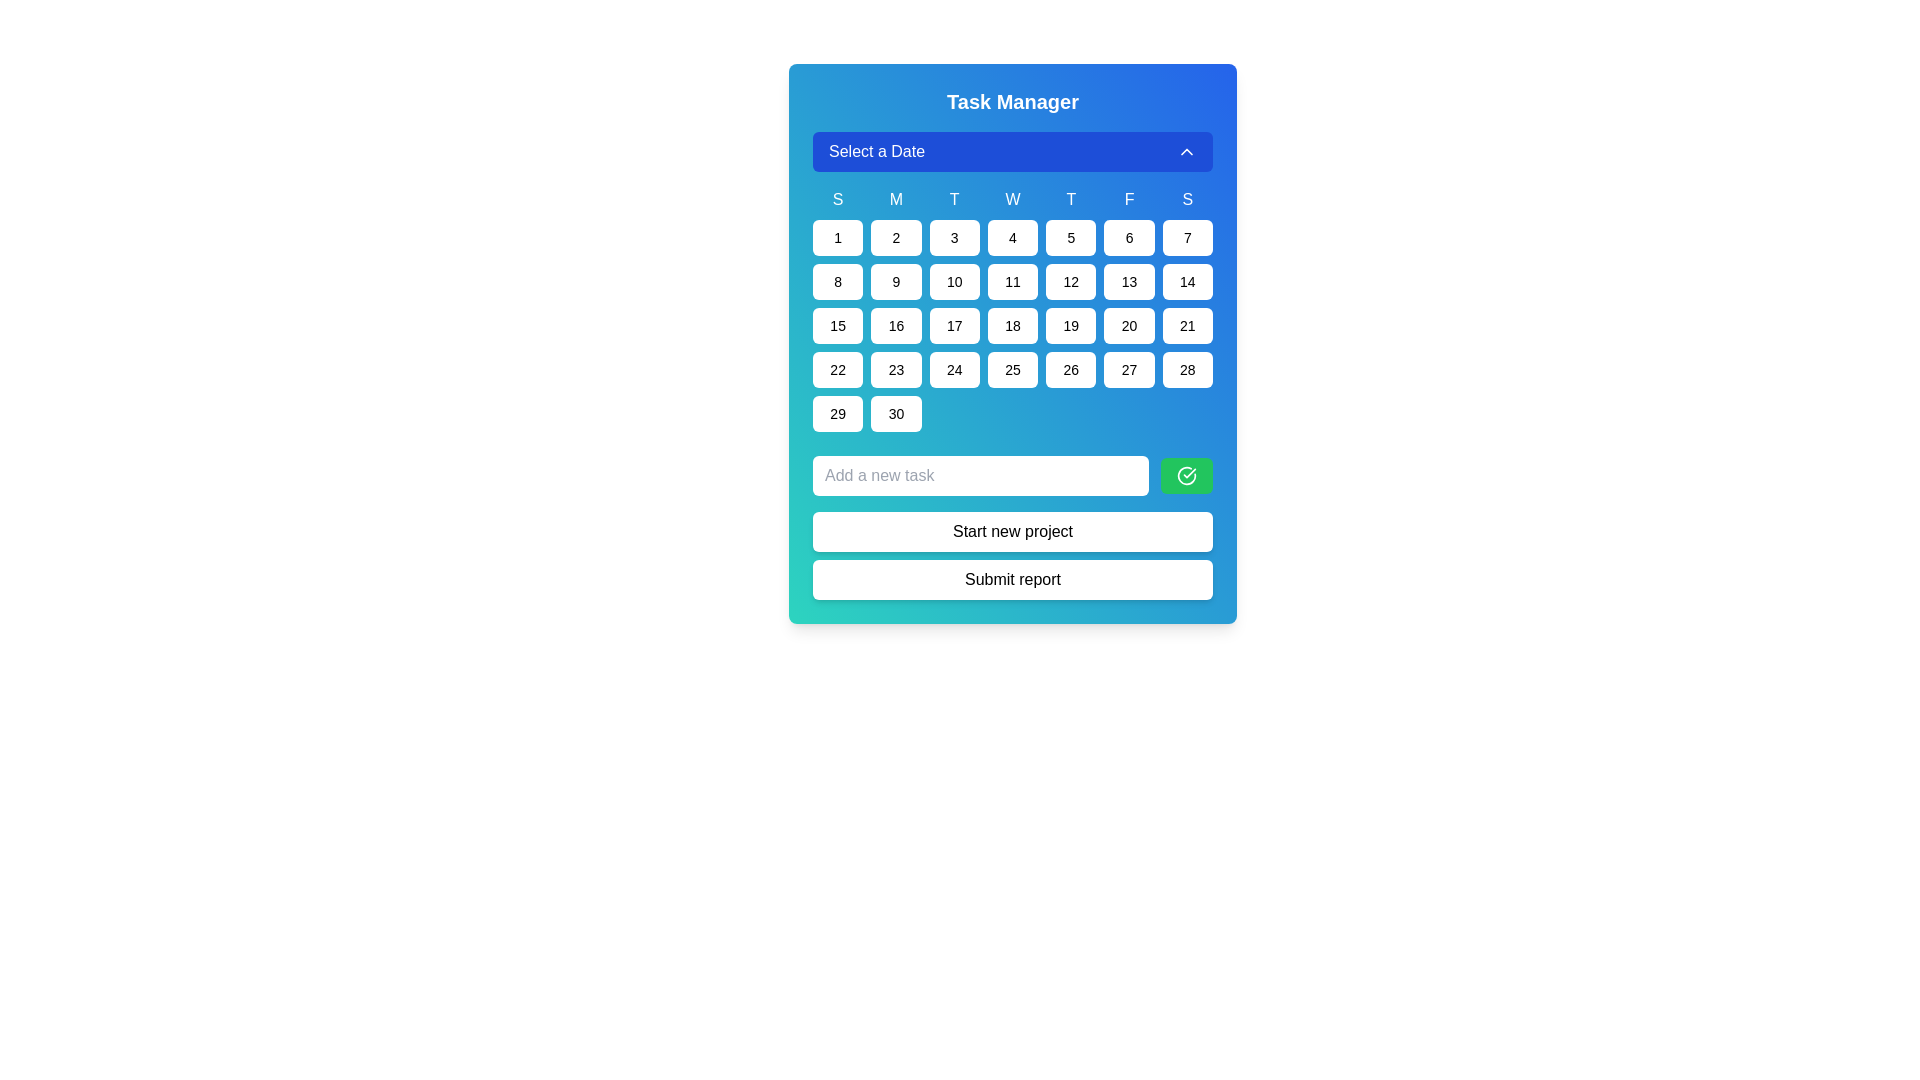 The image size is (1920, 1080). What do you see at coordinates (1186, 475) in the screenshot?
I see `the icon (circle with a checkmark) within the green rectangular button to confirm the addition of a new task` at bounding box center [1186, 475].